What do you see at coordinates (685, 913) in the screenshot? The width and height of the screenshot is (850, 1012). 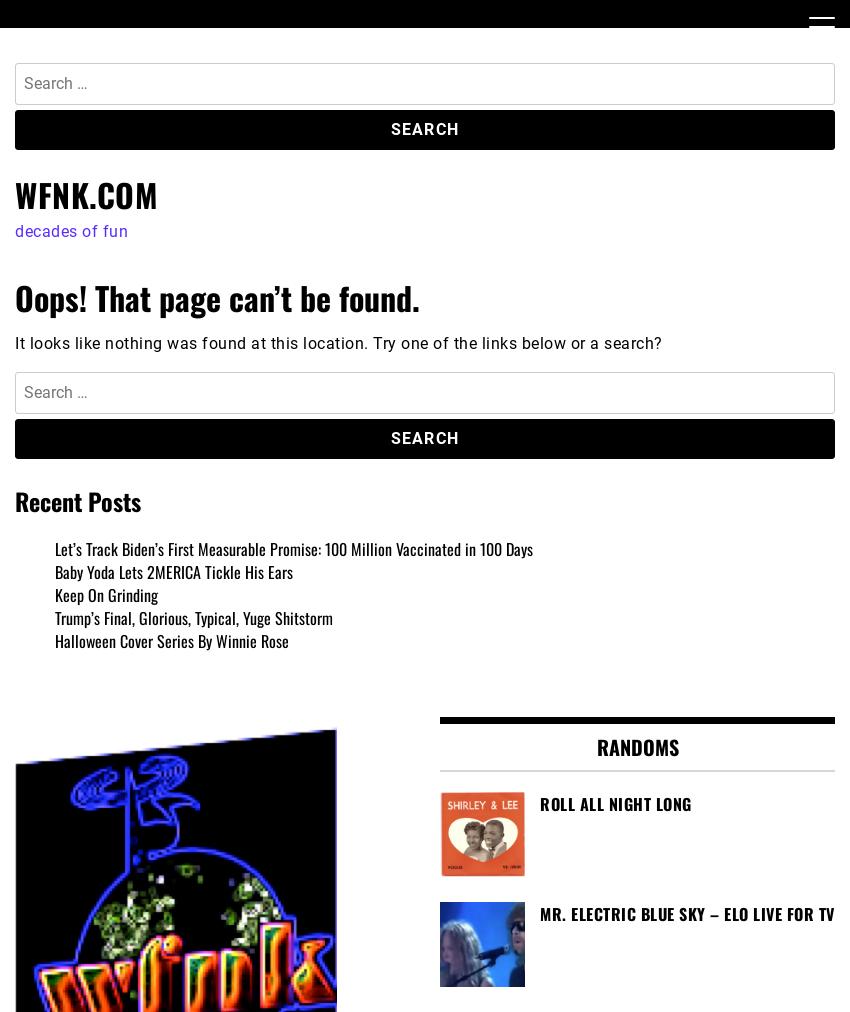 I see `'Mr. Electric Blue Sky – ELO Live for TV'` at bounding box center [685, 913].